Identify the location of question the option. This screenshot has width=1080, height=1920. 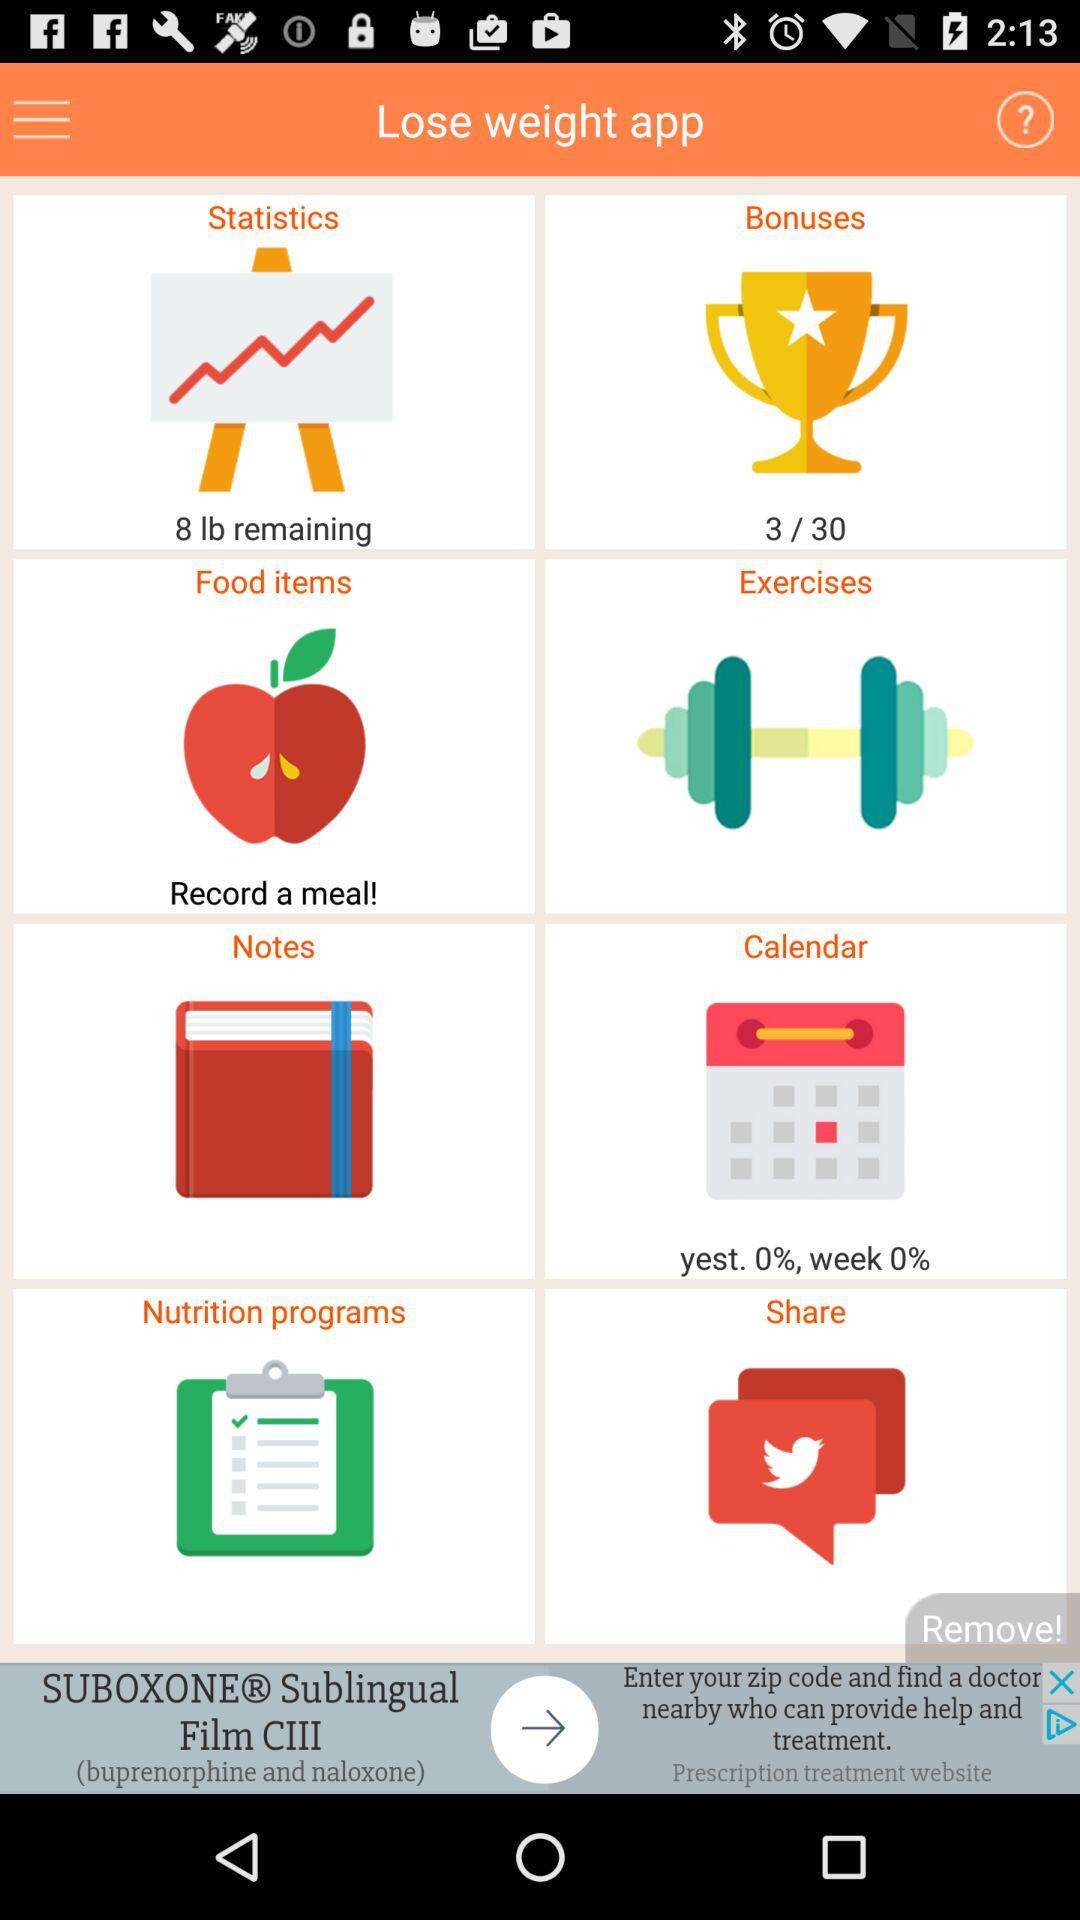
(1025, 118).